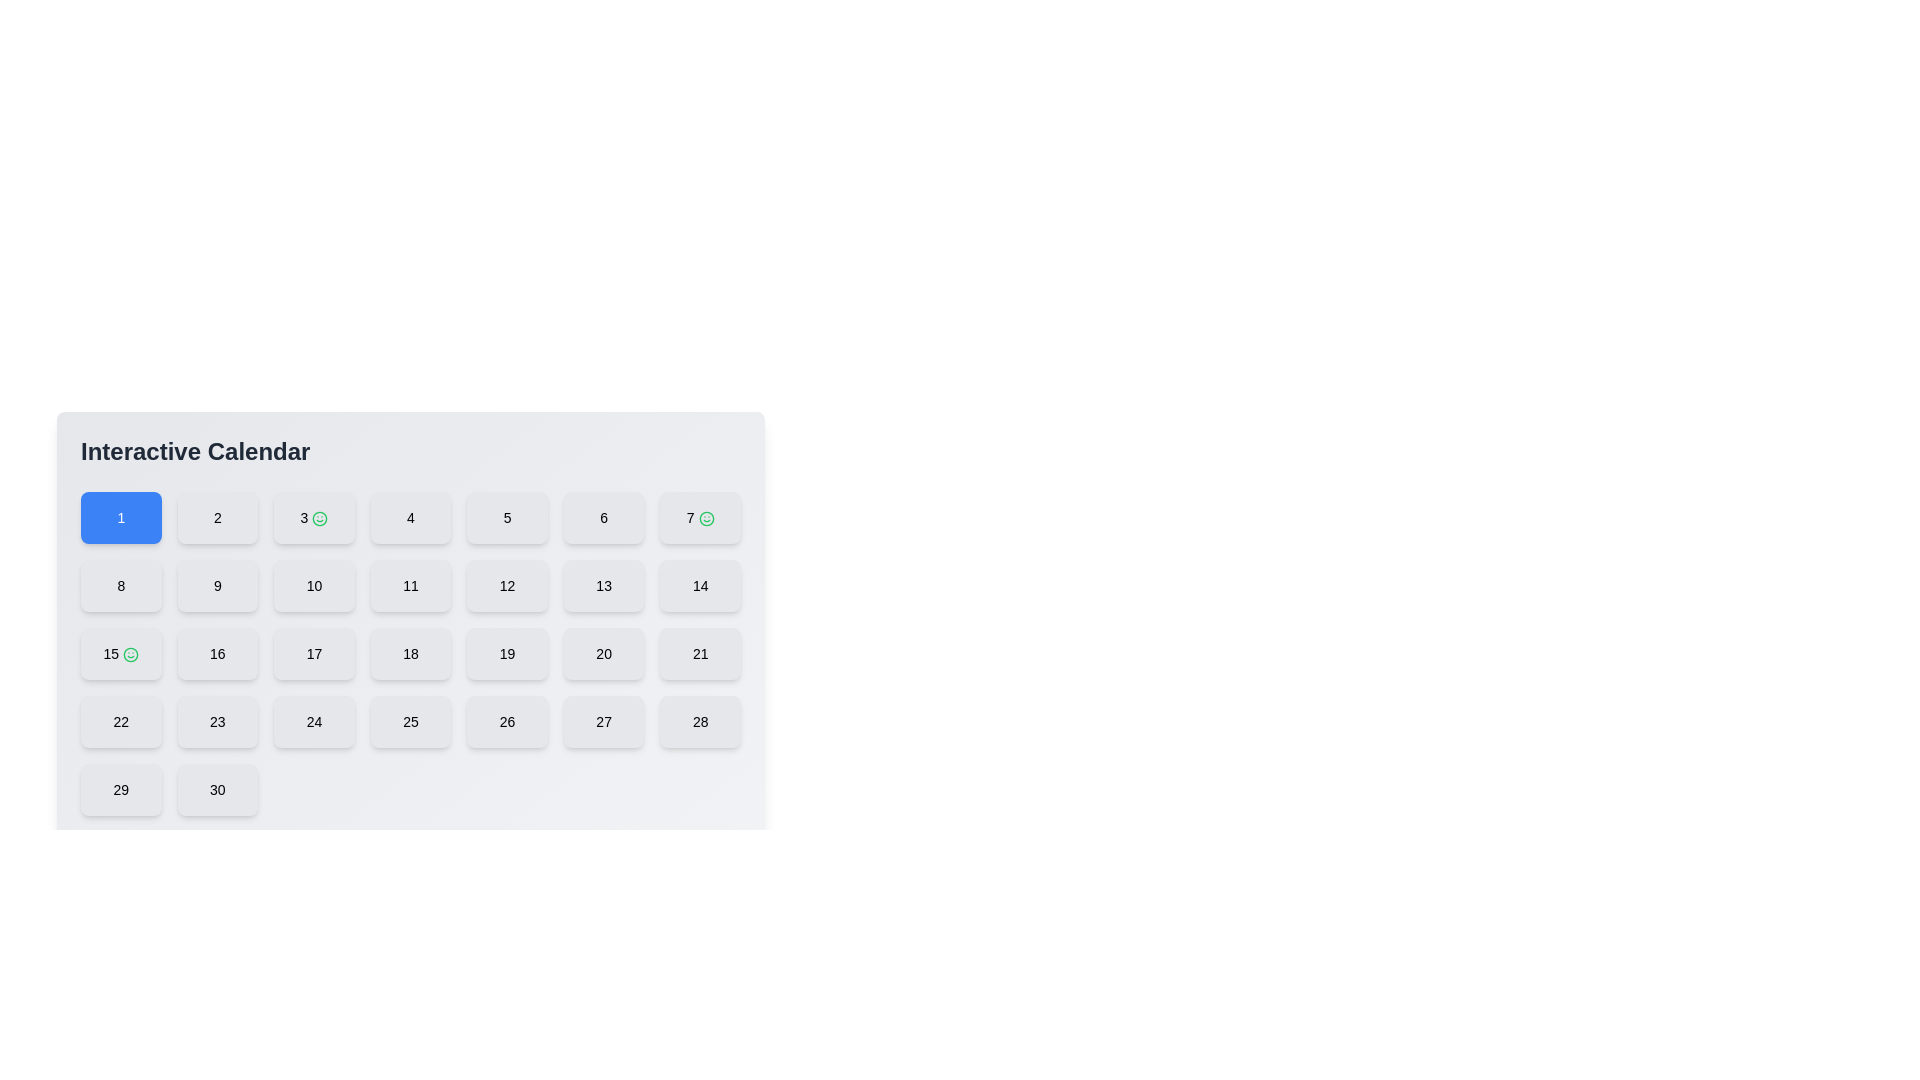  What do you see at coordinates (700, 654) in the screenshot?
I see `the button representing the 21st day in the interactive calendar` at bounding box center [700, 654].